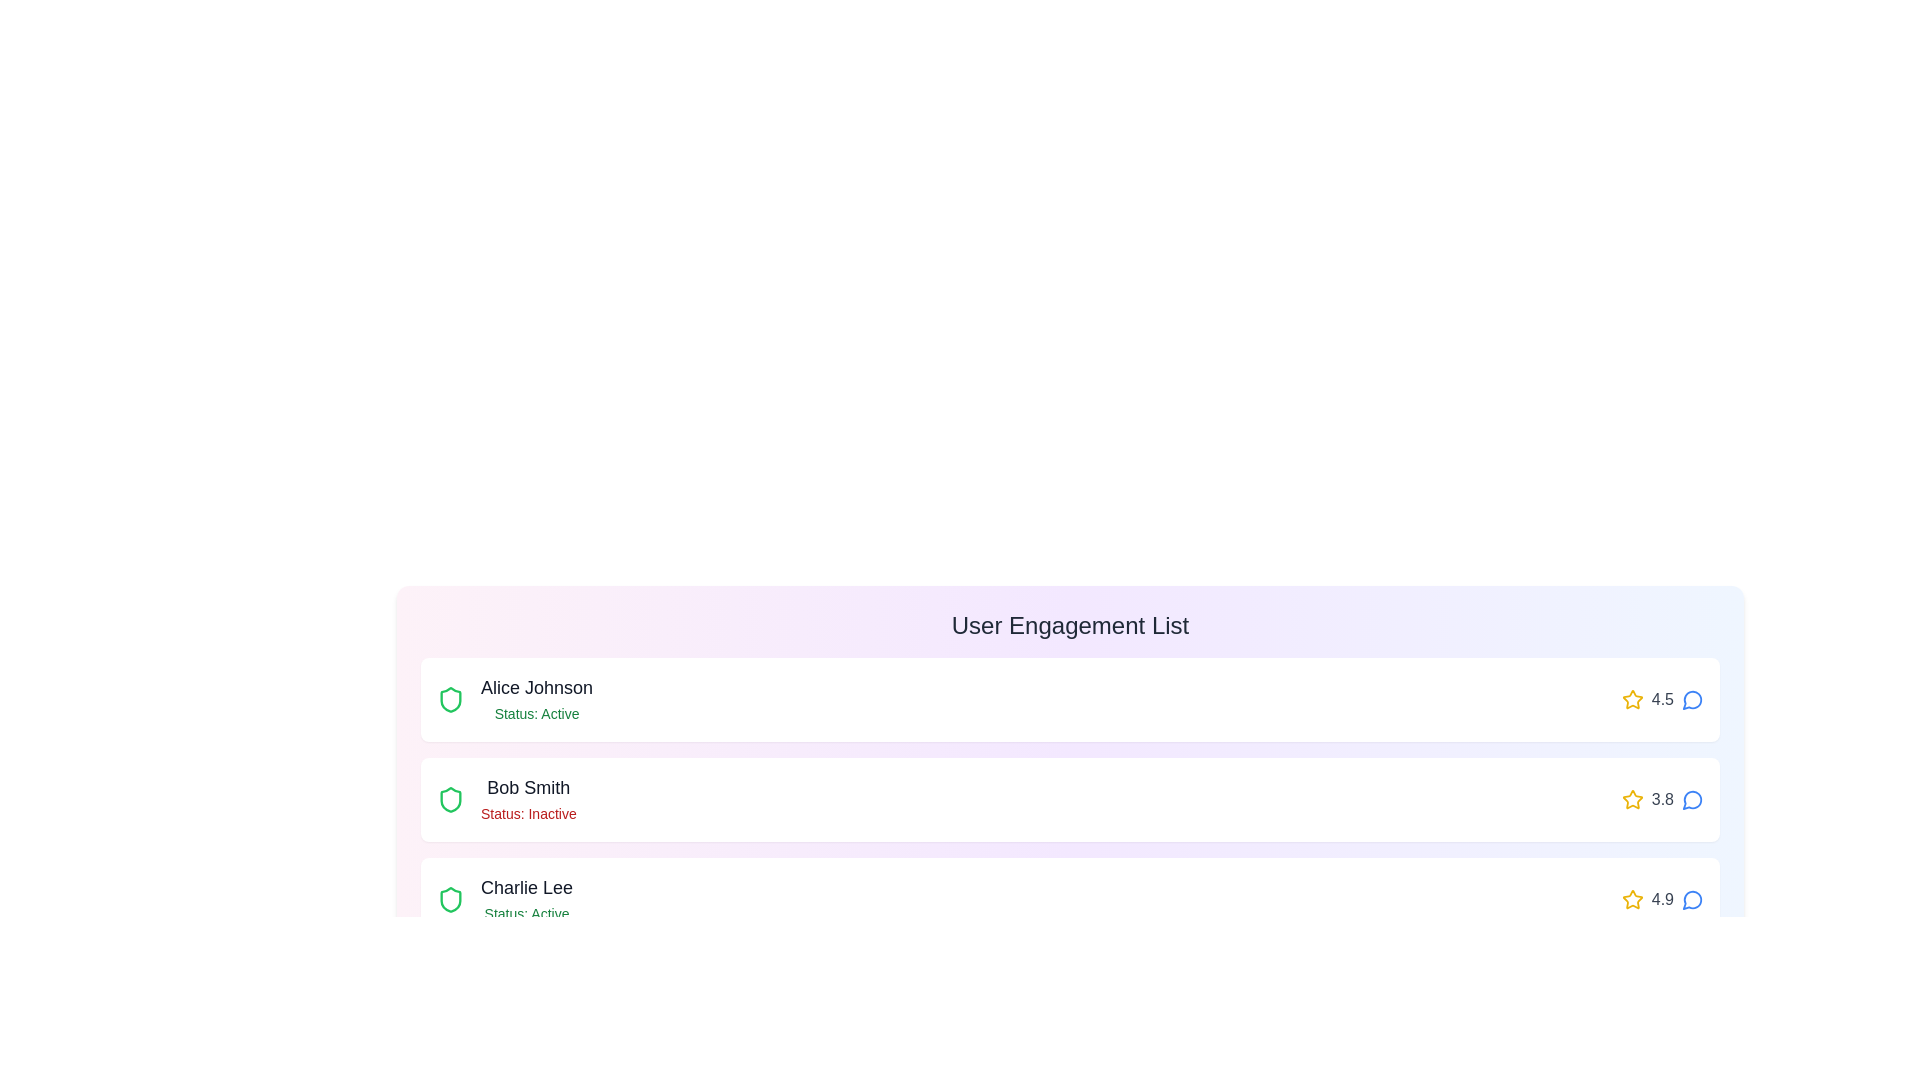 This screenshot has width=1920, height=1080. Describe the element at coordinates (1692, 698) in the screenshot. I see `the message icon next to the user Alice Johnson` at that location.